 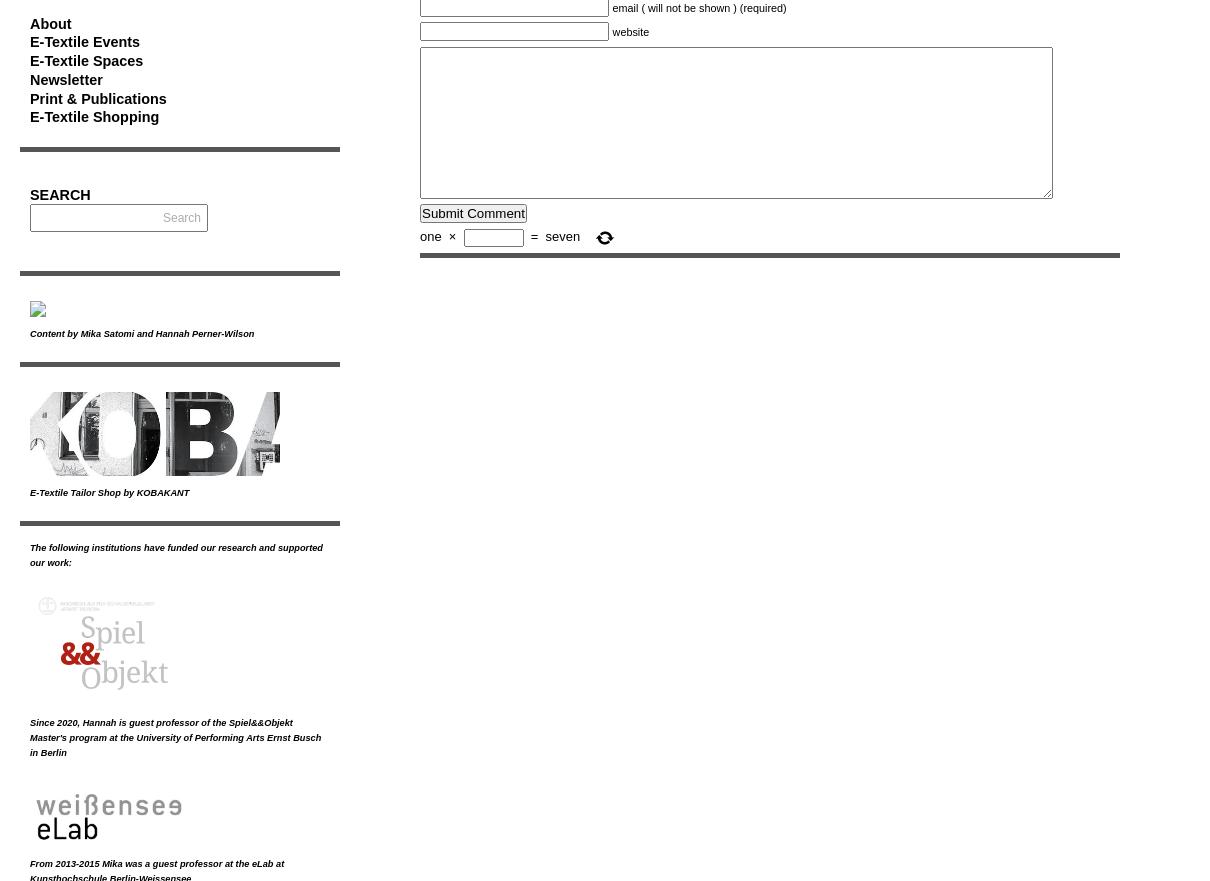 I want to click on 'The following institutions have funded our research and supported our work:', so click(x=176, y=554).